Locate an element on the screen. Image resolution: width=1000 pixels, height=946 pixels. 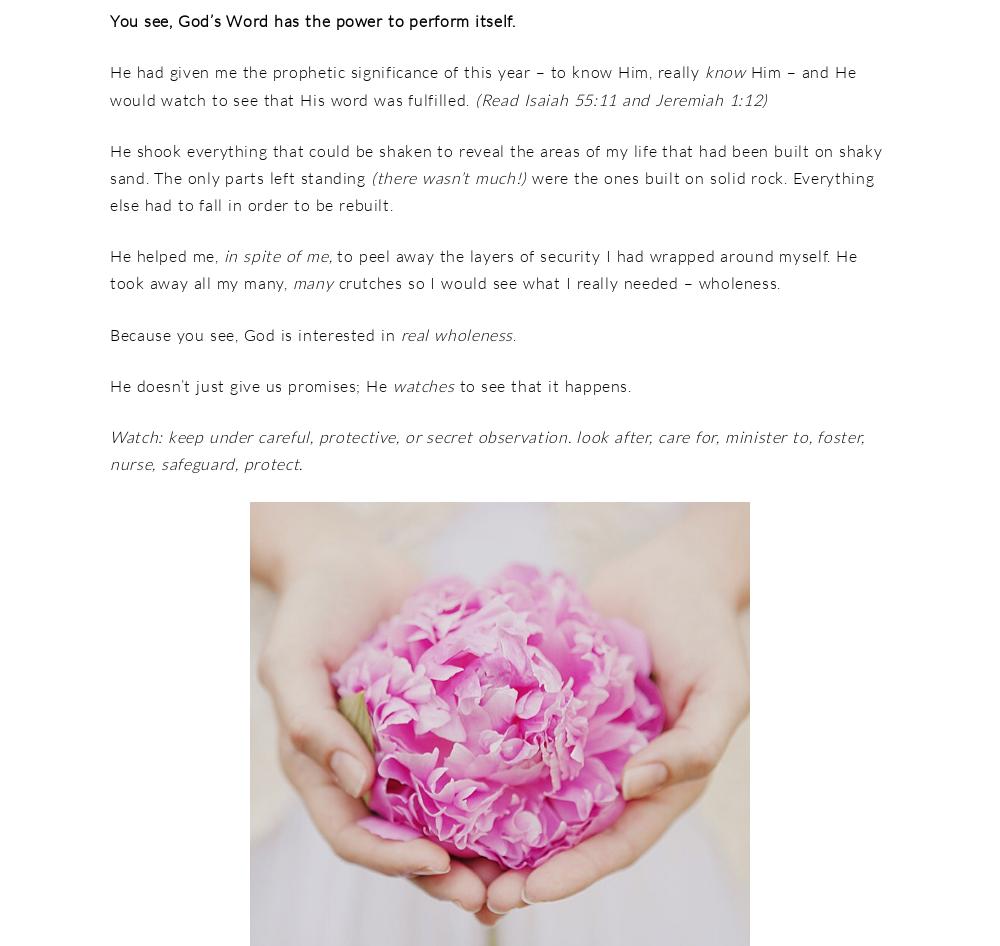
'He shook everything that could be shaken to reveal the areas of my life that had been built on shaky sand. The only parts left standing' is located at coordinates (109, 163).